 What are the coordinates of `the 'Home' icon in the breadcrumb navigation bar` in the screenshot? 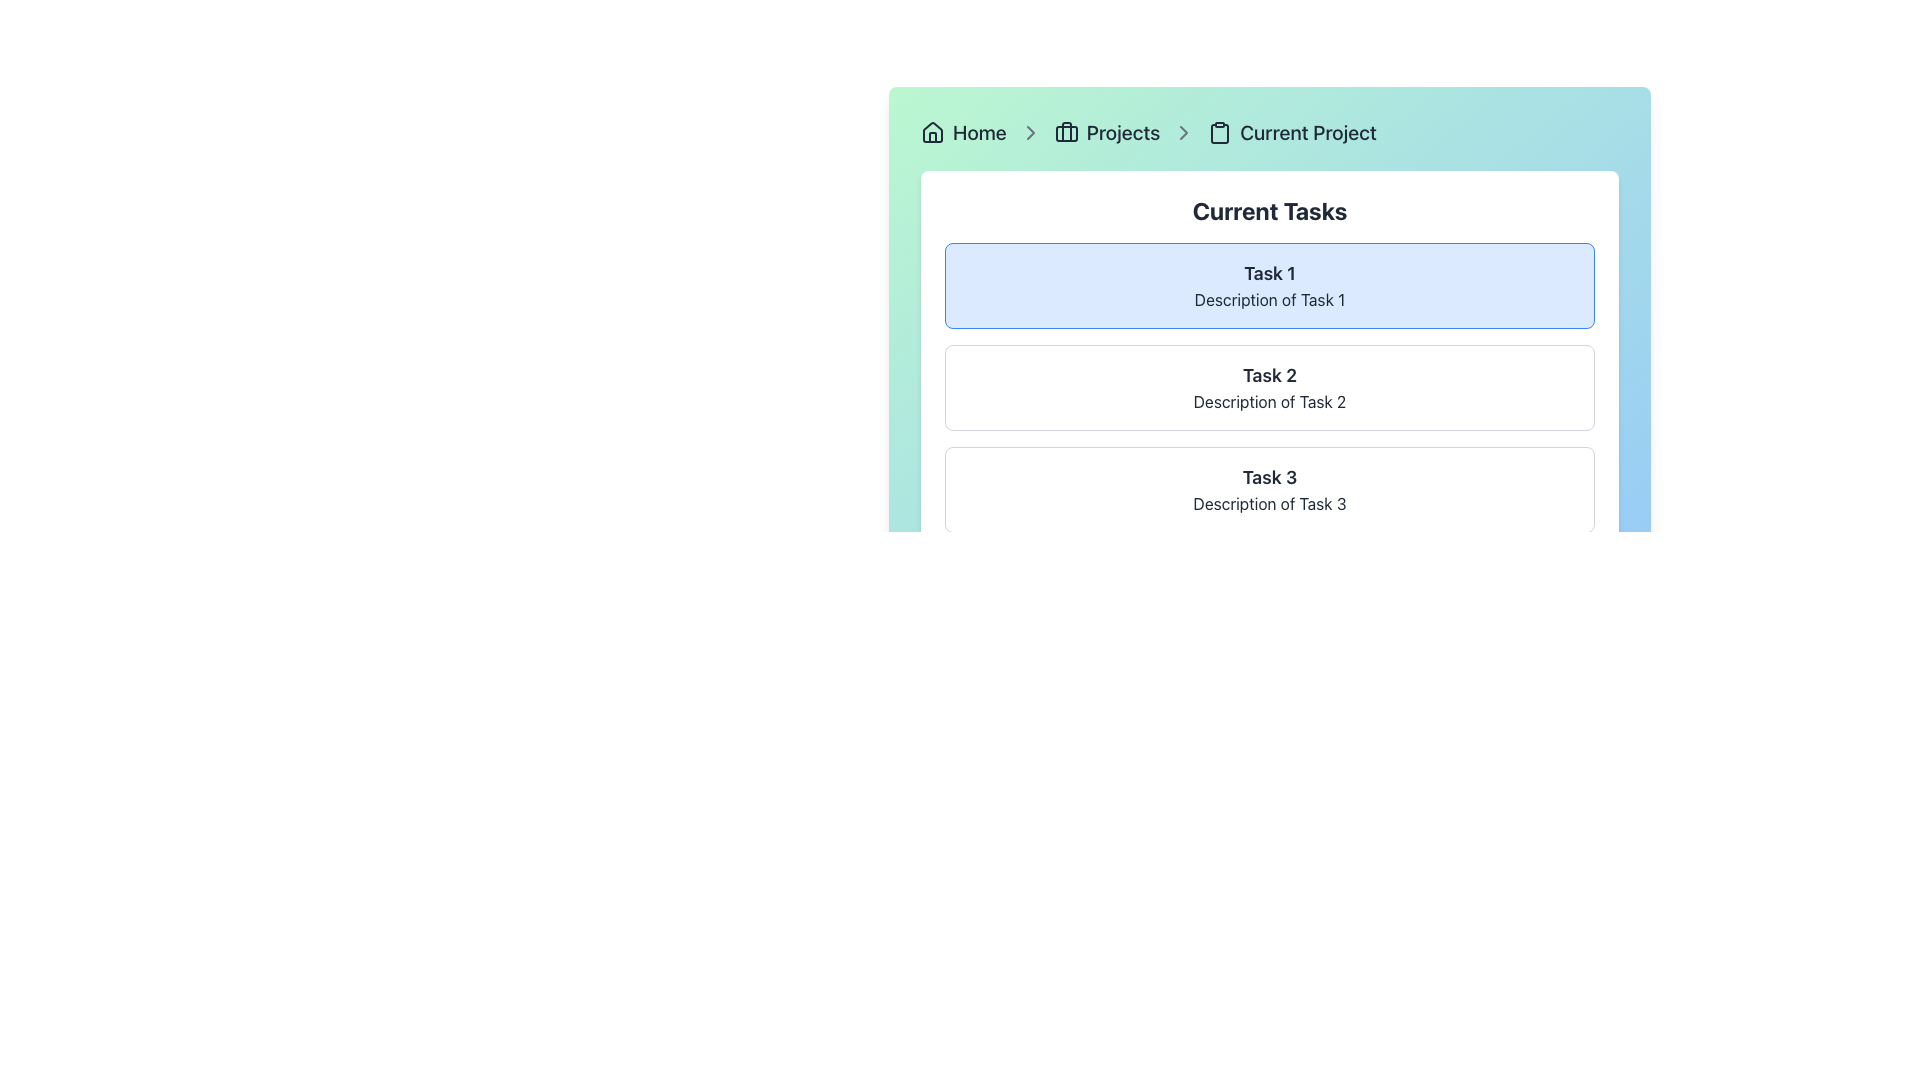 It's located at (931, 131).